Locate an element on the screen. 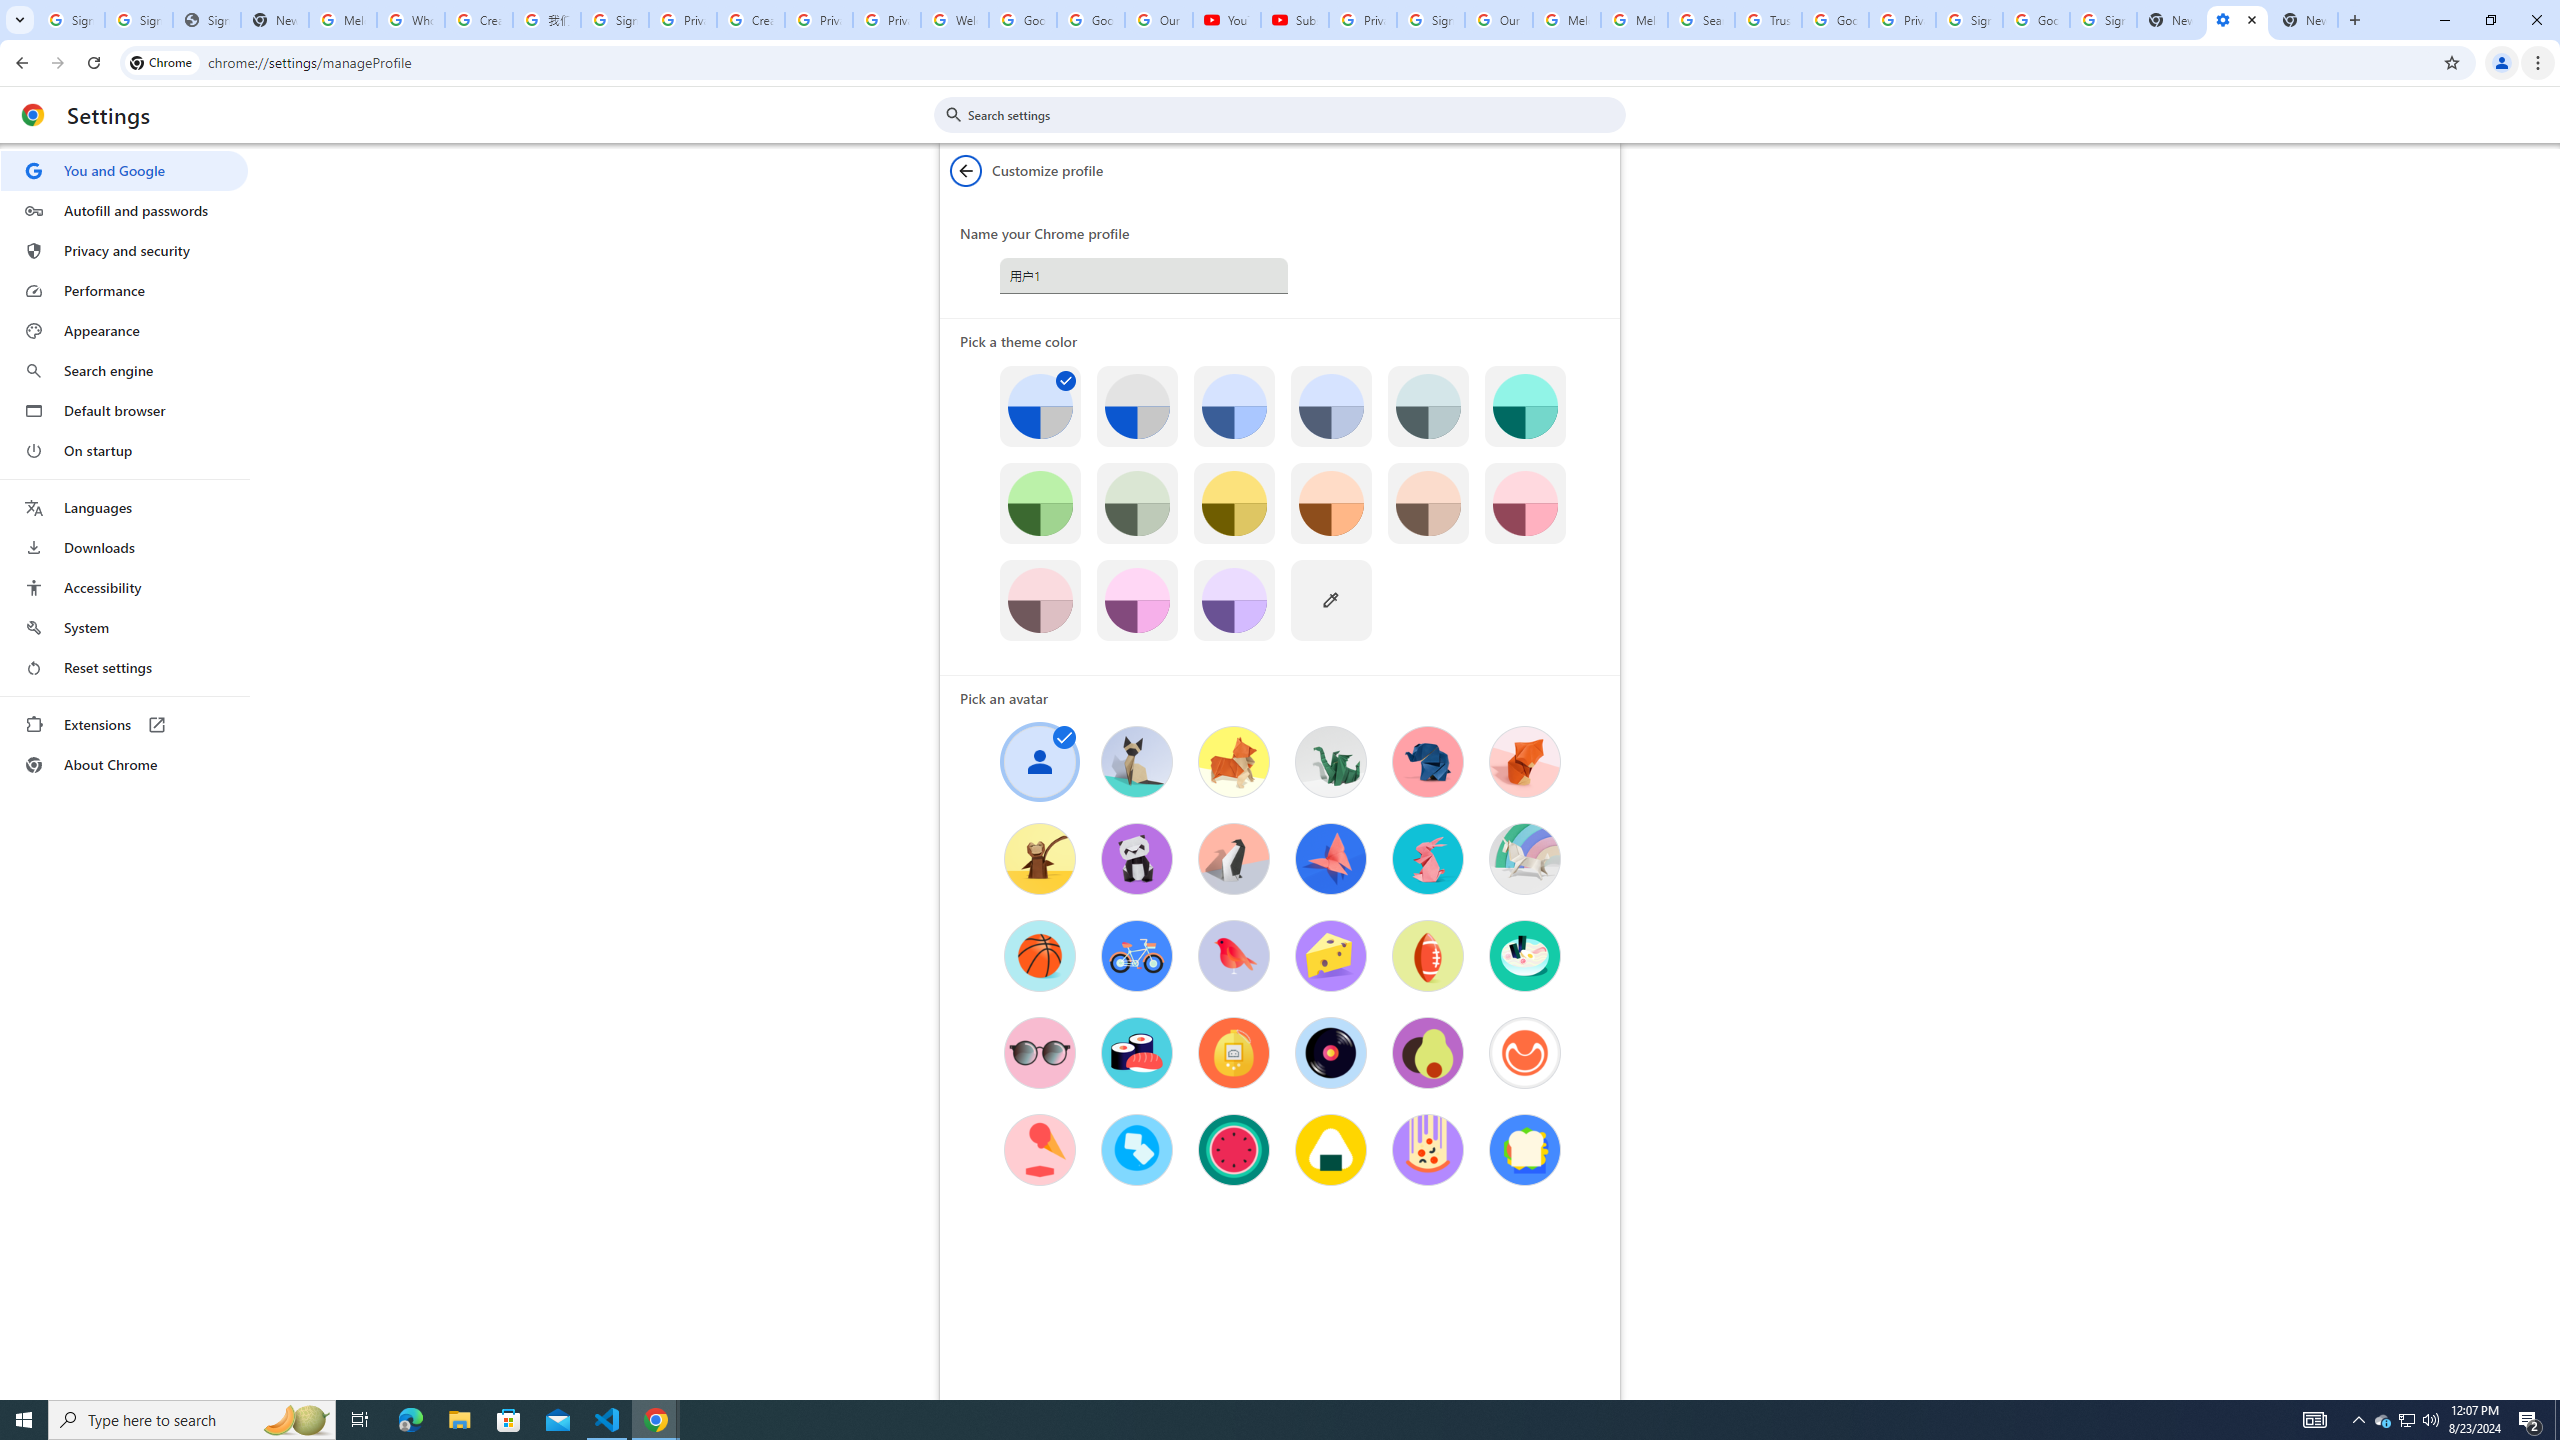 The height and width of the screenshot is (1440, 2560). 'Welcome to My Activity' is located at coordinates (953, 19).